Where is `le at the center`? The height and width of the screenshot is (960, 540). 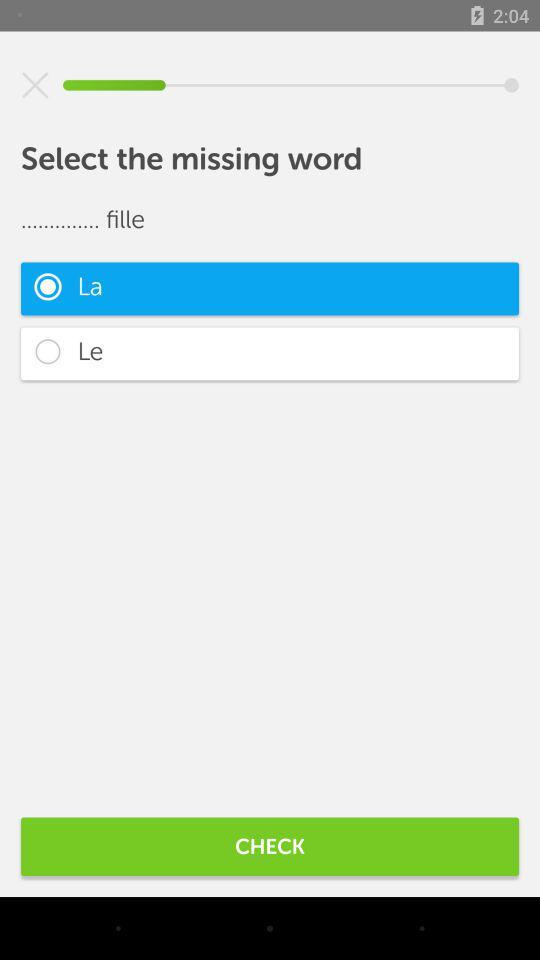 le at the center is located at coordinates (270, 353).